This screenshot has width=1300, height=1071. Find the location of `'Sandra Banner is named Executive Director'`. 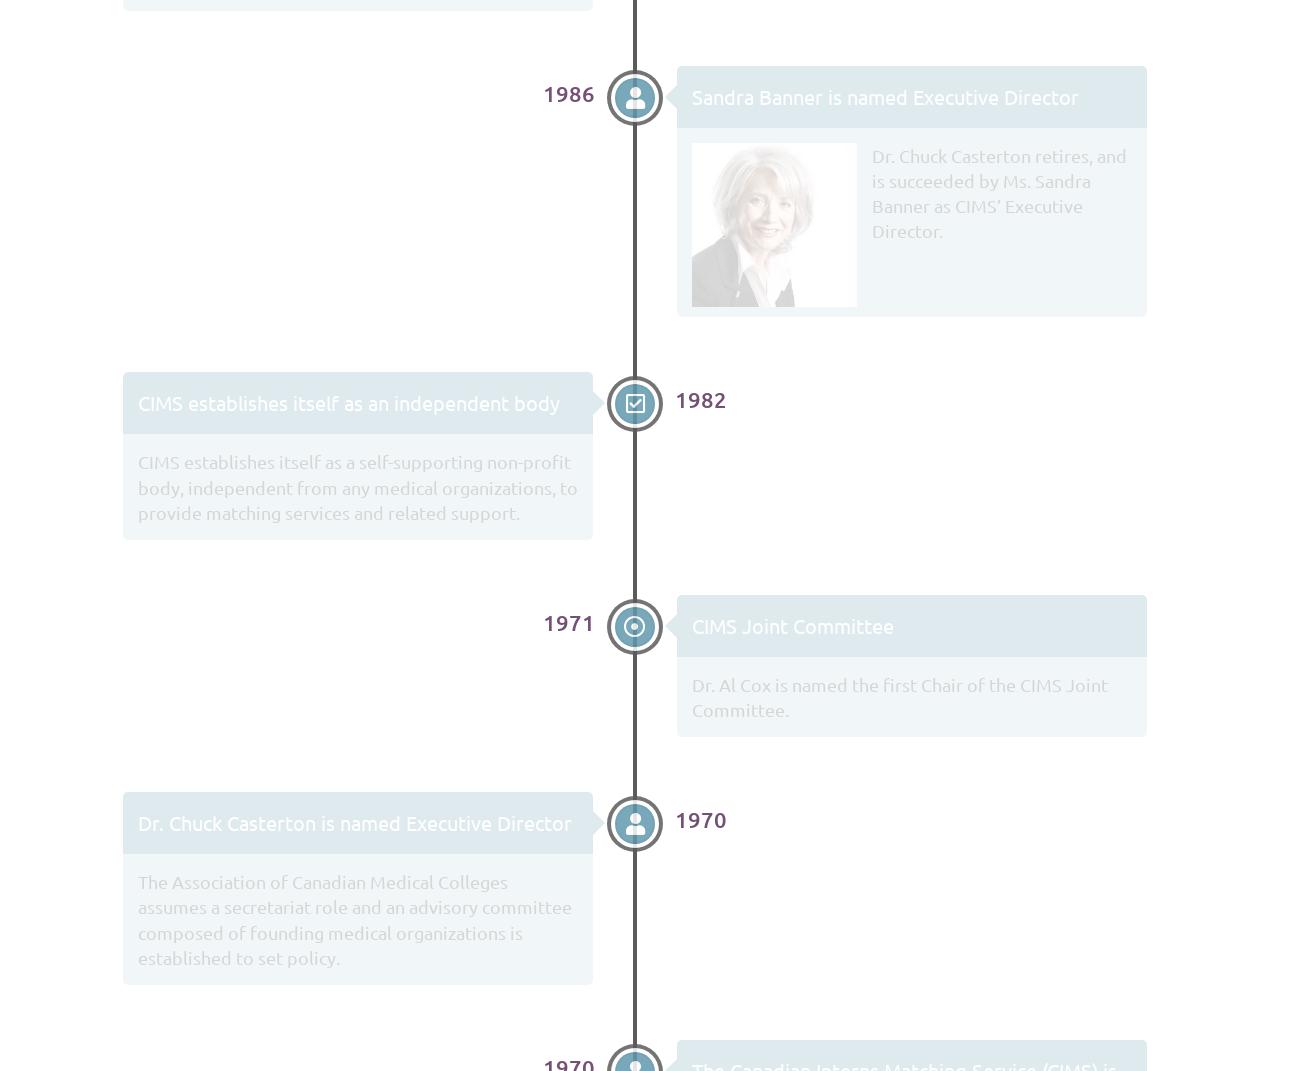

'Sandra Banner is named Executive Director' is located at coordinates (884, 95).